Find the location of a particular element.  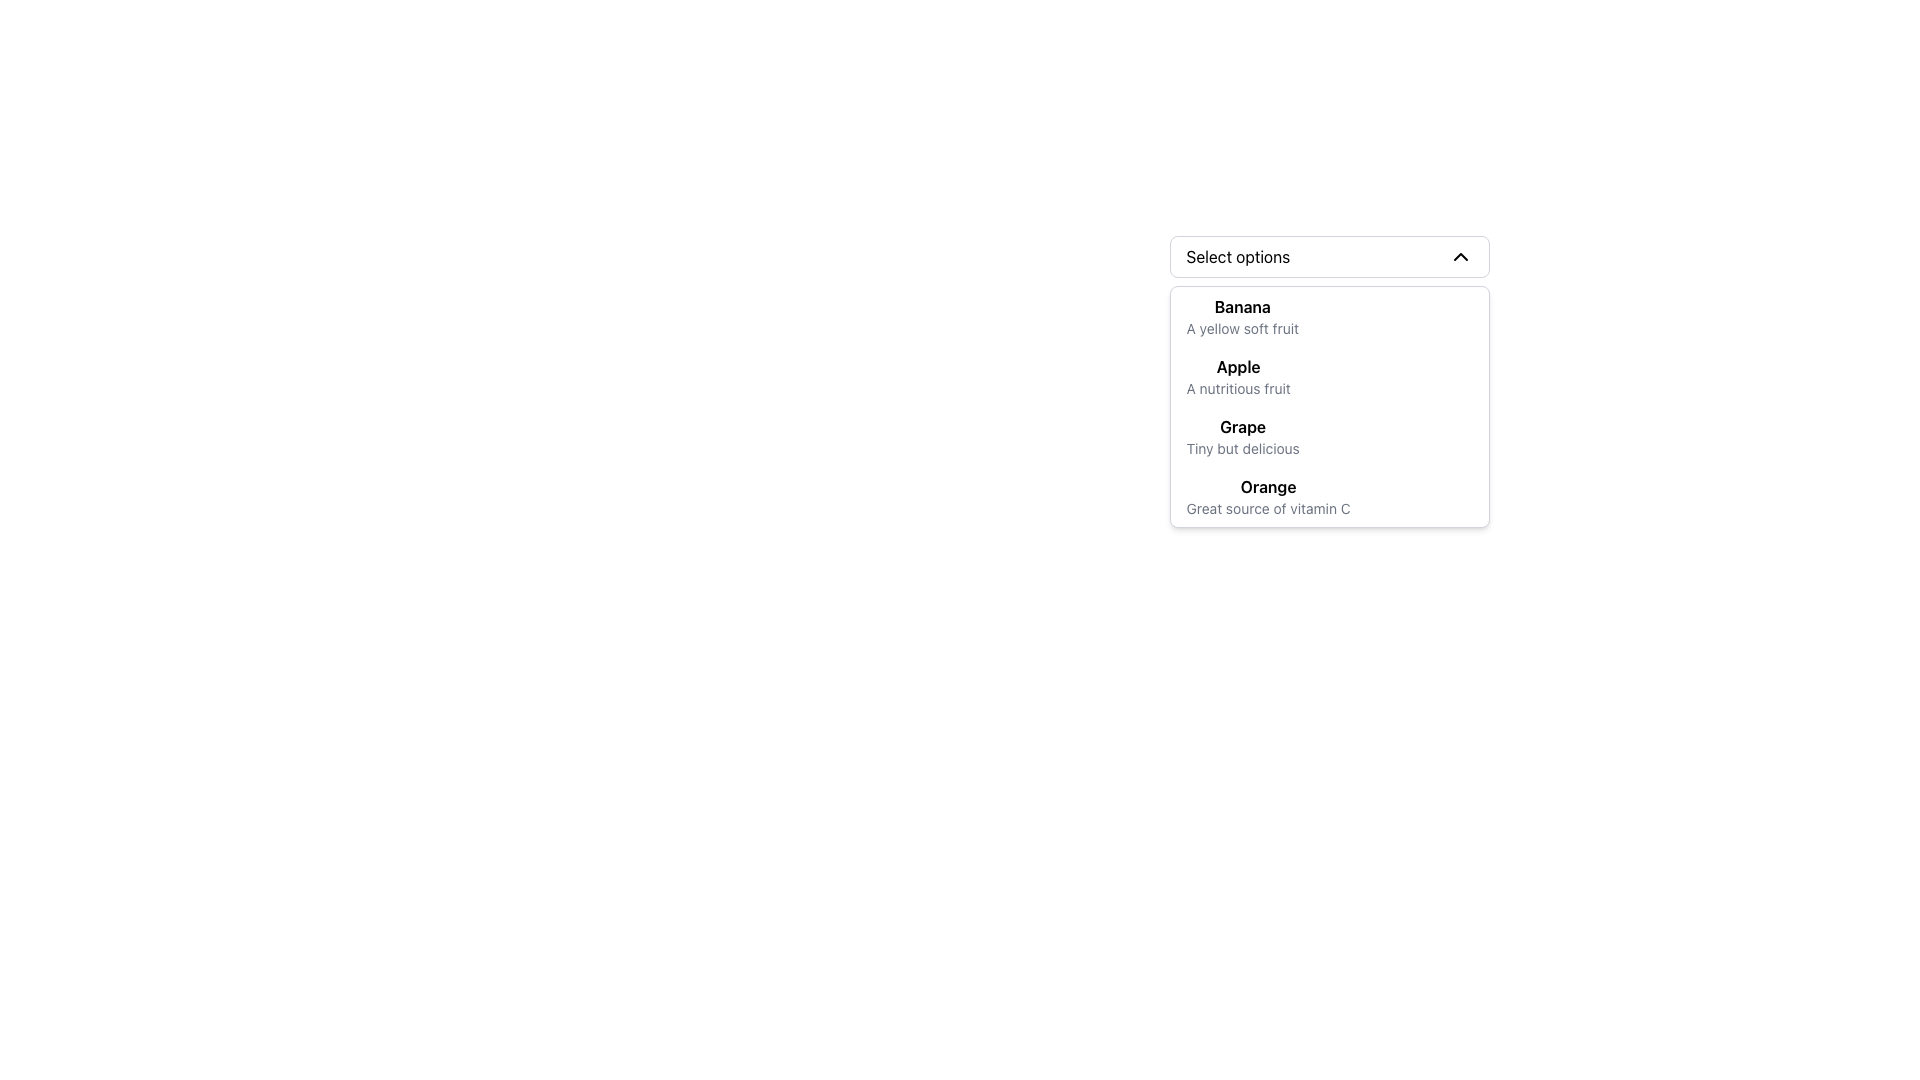

the 'Apple' dropdown menu item, which is the second item in the dropdown list is located at coordinates (1237, 377).